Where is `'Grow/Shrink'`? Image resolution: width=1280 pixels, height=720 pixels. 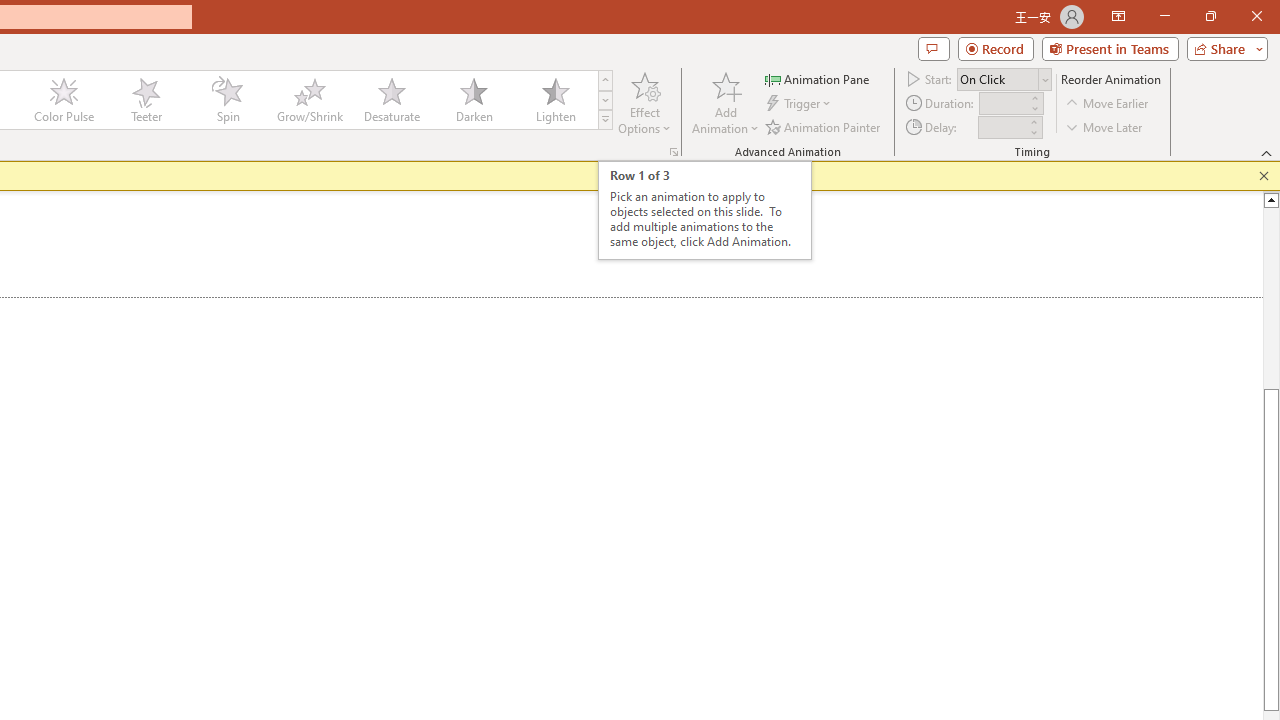
'Grow/Shrink' is located at coordinates (308, 100).